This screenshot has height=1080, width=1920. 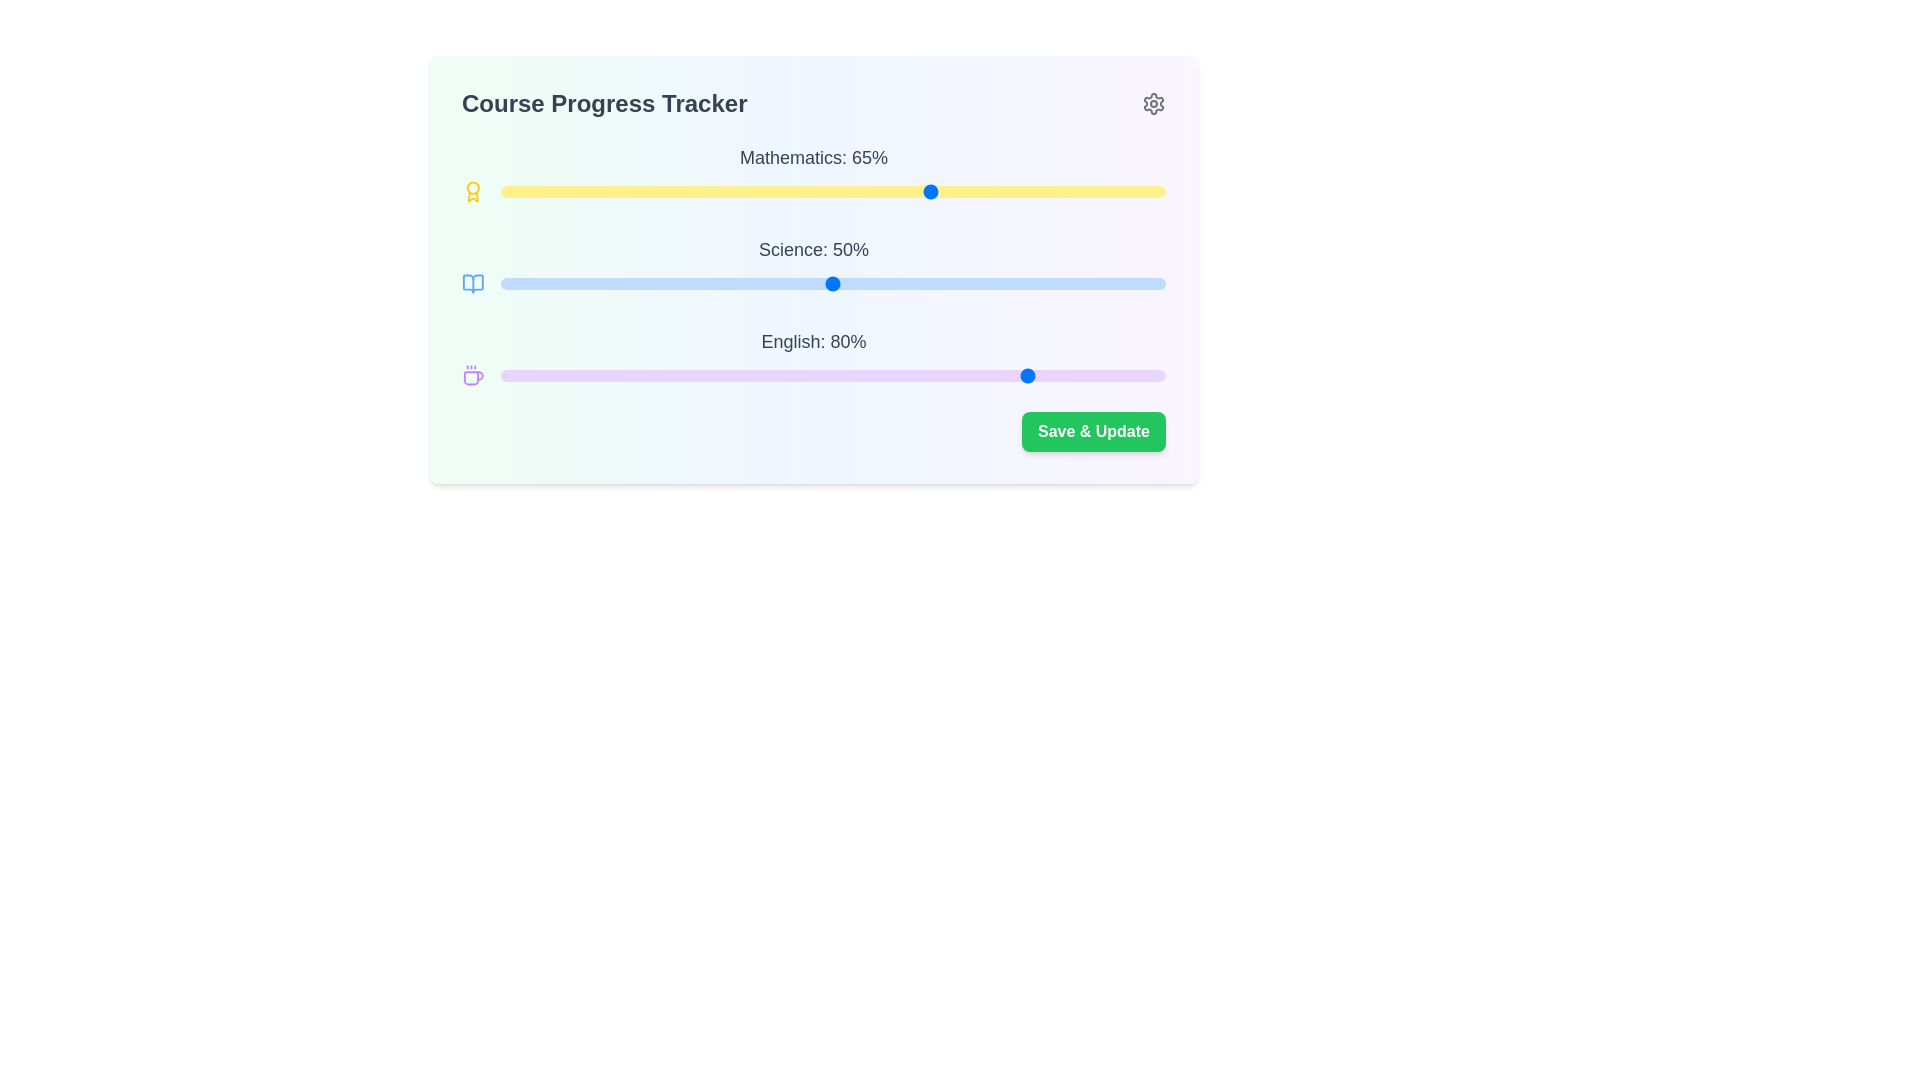 I want to click on the text display element showing 'Mathematics: 65%' located in the upper section of the 'Course Progress Tracker' card, so click(x=814, y=157).